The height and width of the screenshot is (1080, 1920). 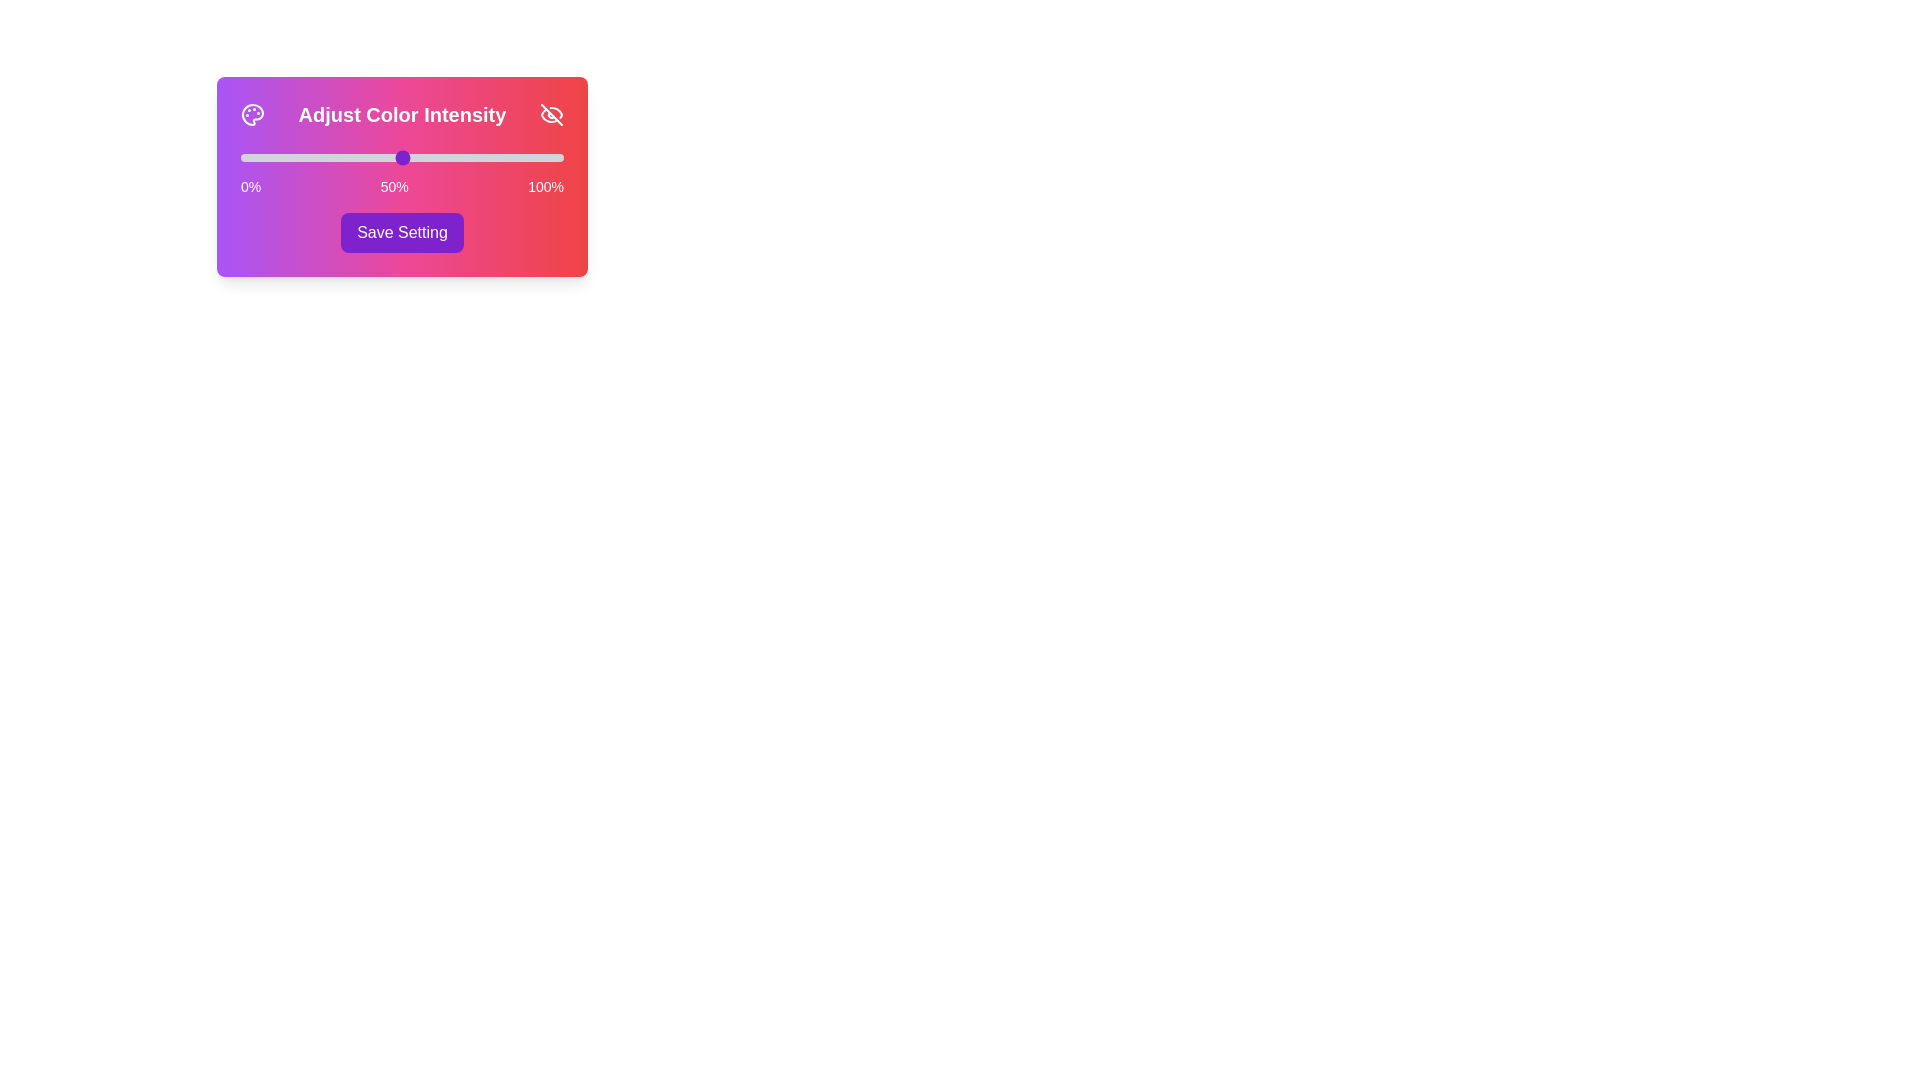 What do you see at coordinates (401, 231) in the screenshot?
I see `the 'Save Setting' button to confirm the intensity` at bounding box center [401, 231].